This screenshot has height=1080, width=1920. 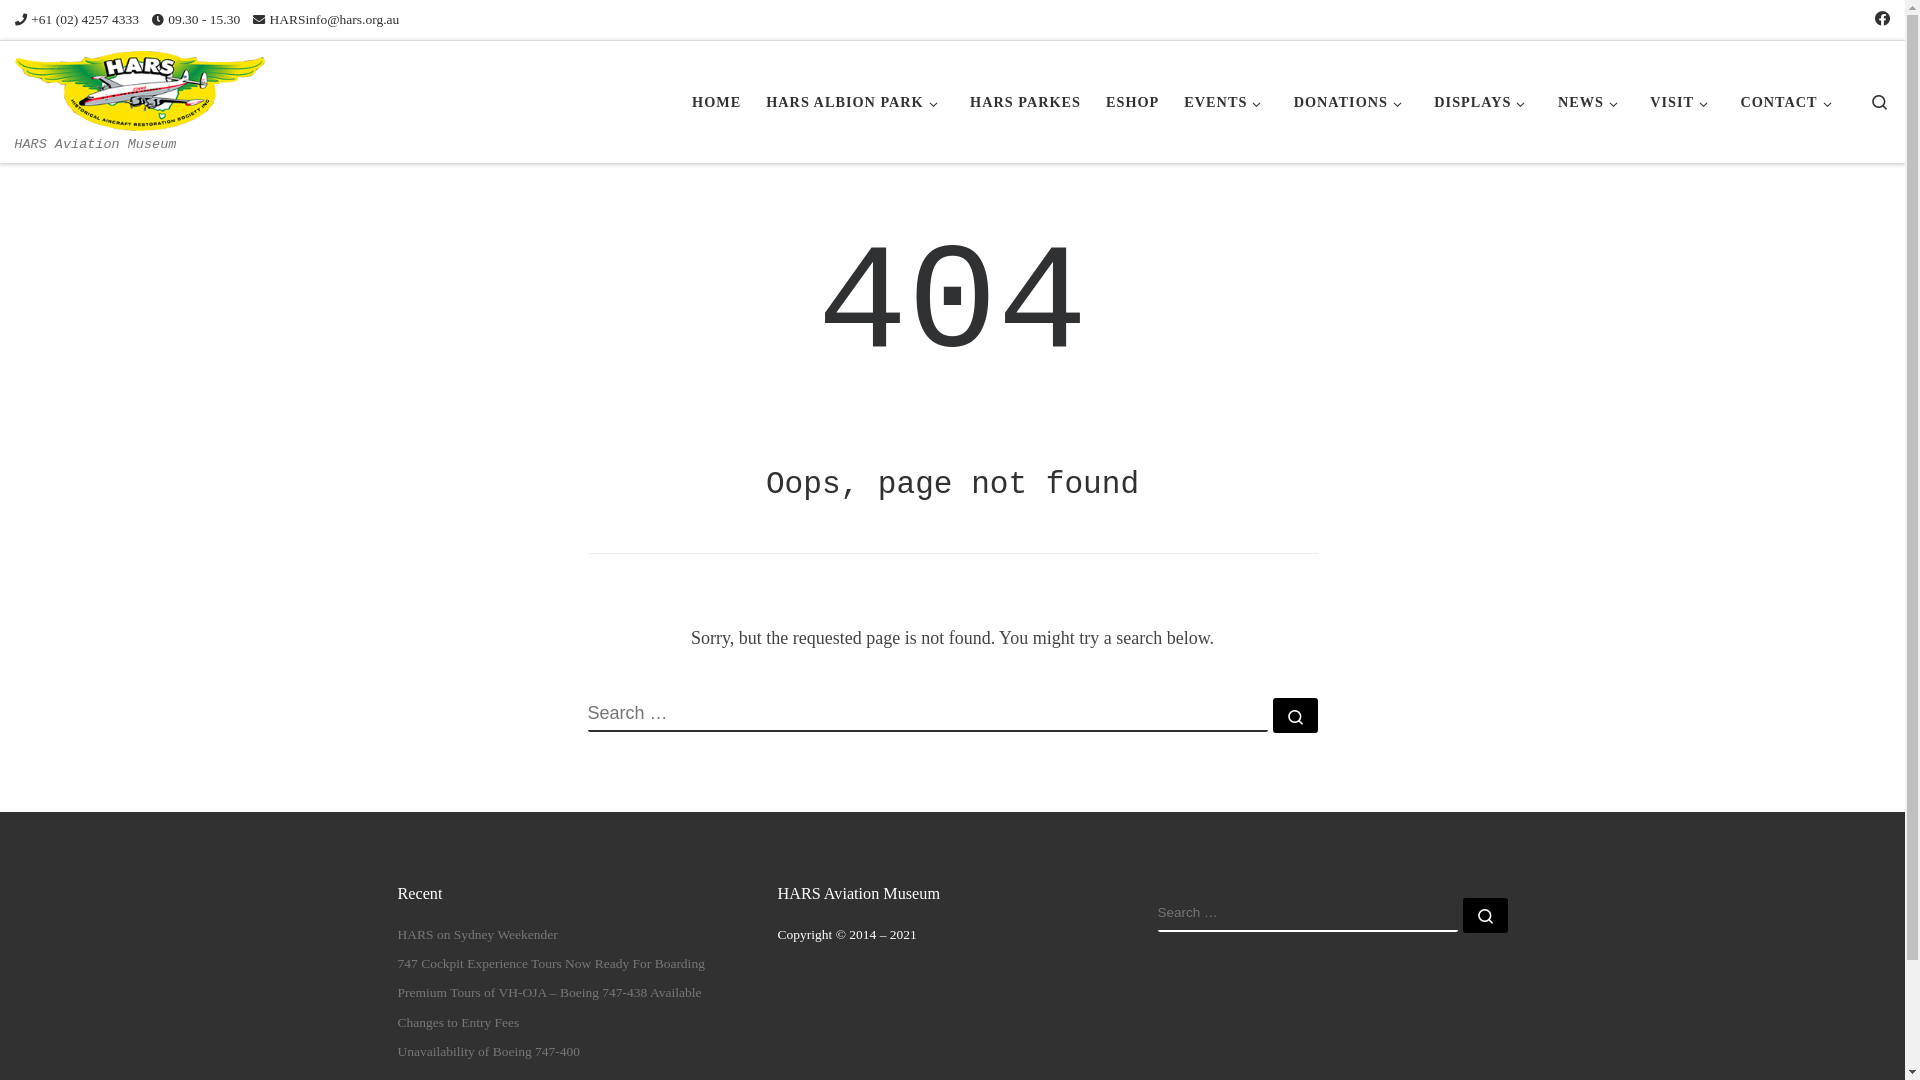 What do you see at coordinates (1682, 101) in the screenshot?
I see `'VISIT'` at bounding box center [1682, 101].